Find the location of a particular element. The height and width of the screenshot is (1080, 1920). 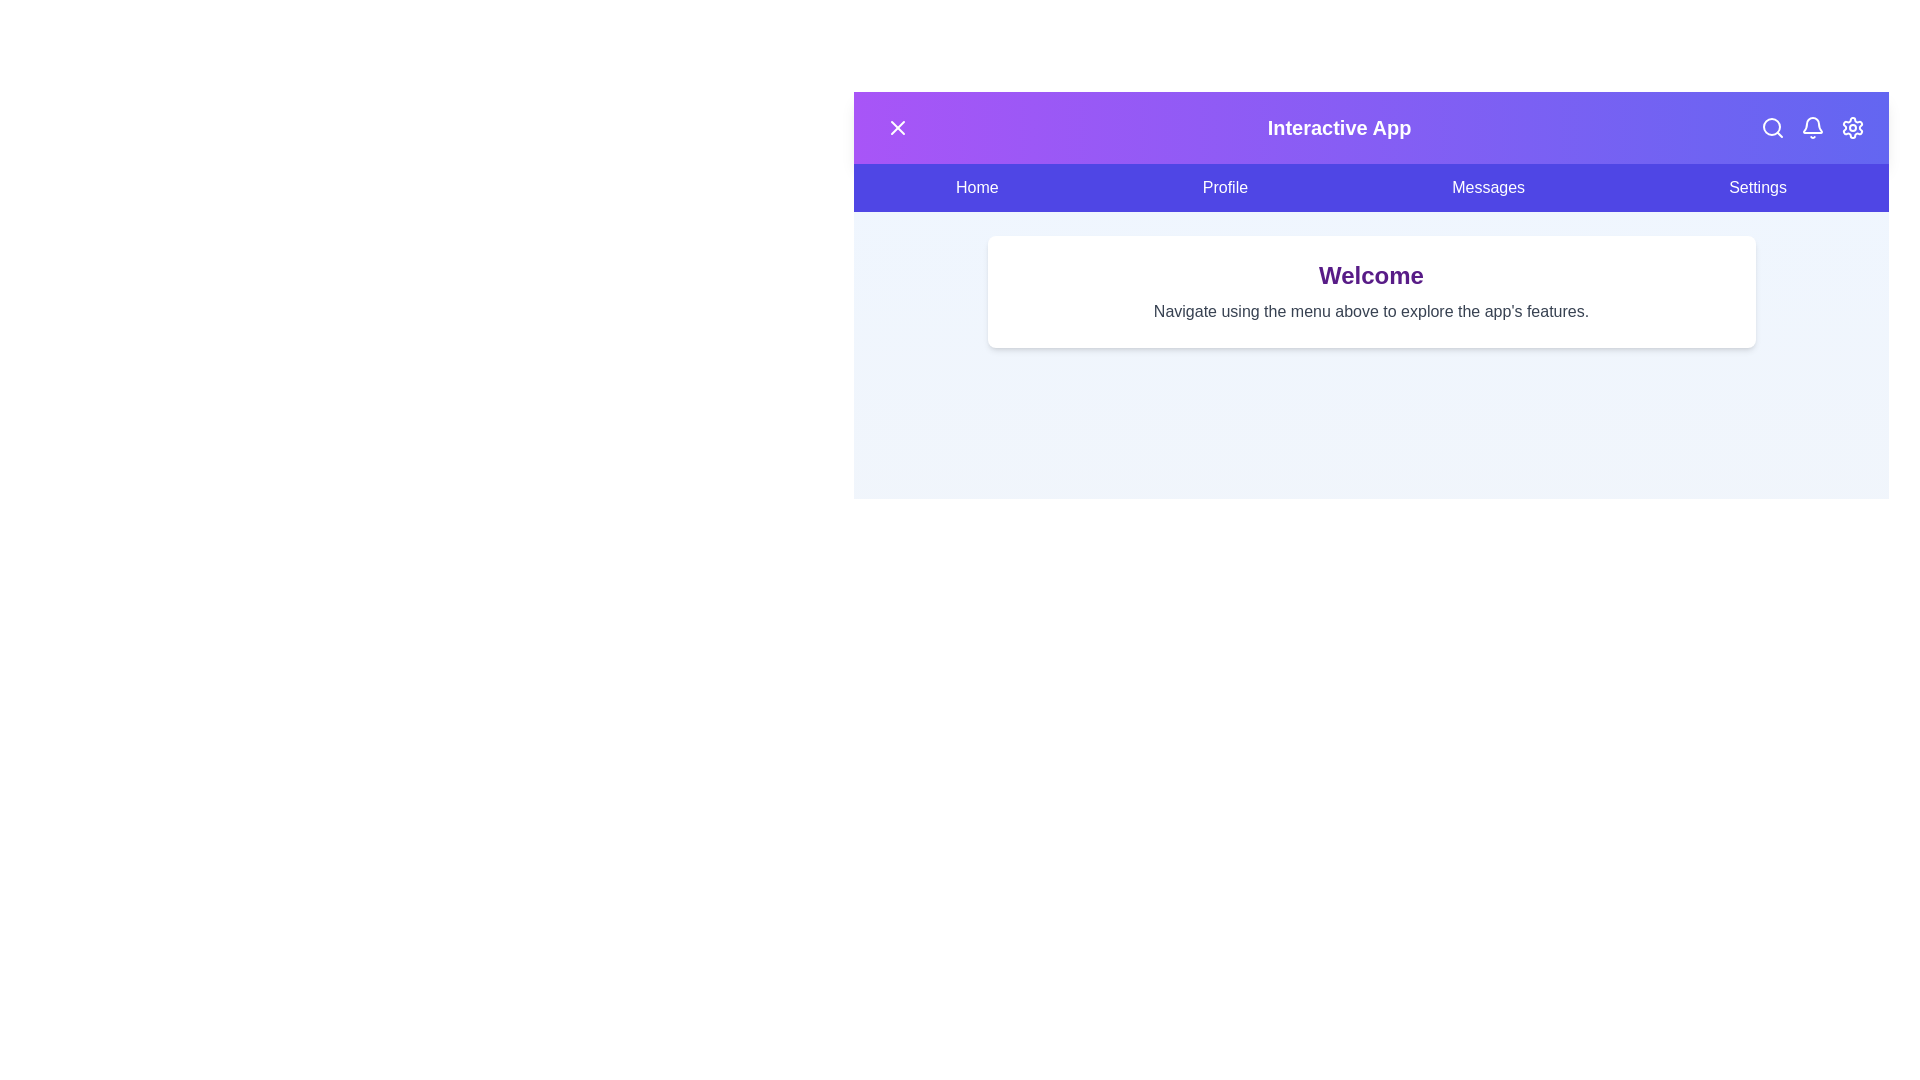

the Notifications icon in the header is located at coordinates (1813, 127).